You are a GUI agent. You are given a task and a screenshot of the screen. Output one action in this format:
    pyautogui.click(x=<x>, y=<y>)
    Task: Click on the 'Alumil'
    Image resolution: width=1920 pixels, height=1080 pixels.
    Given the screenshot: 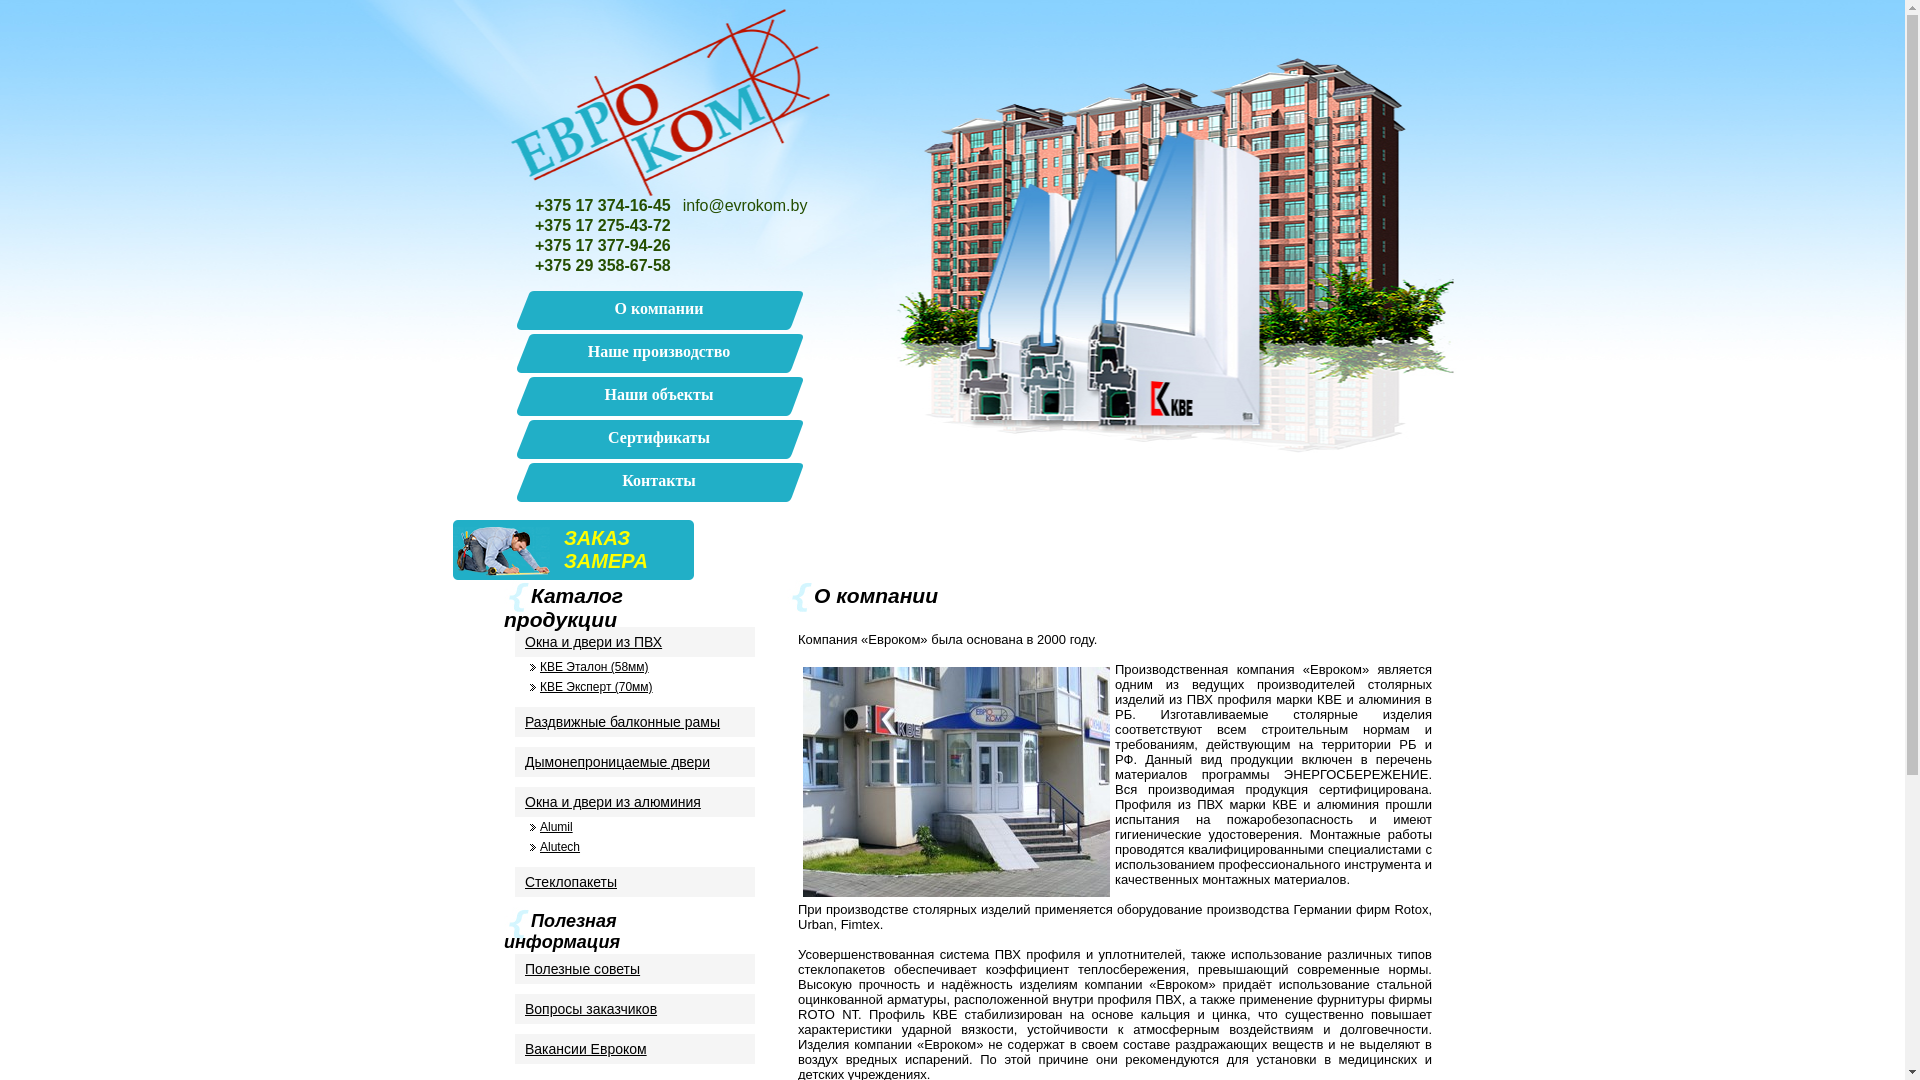 What is the action you would take?
    pyautogui.click(x=633, y=826)
    